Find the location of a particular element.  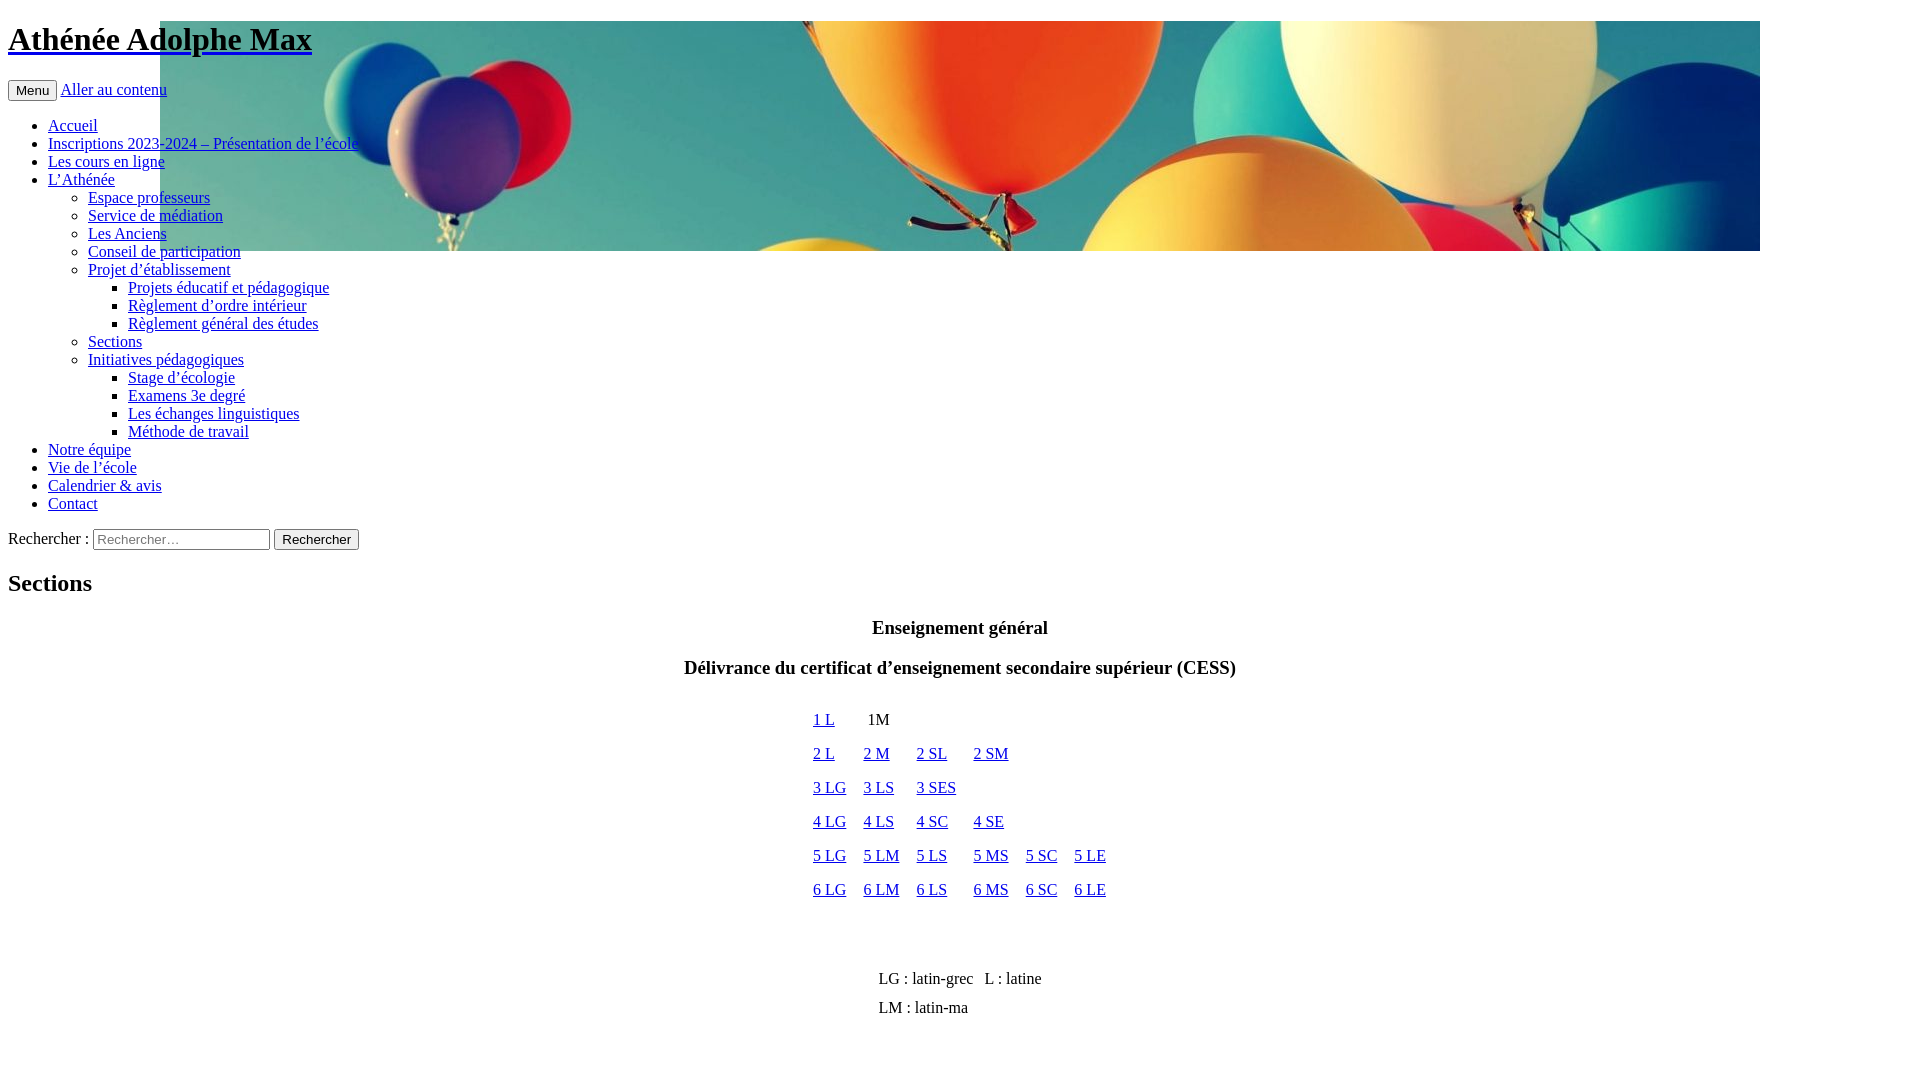

'Aller au contenu' is located at coordinates (112, 88).